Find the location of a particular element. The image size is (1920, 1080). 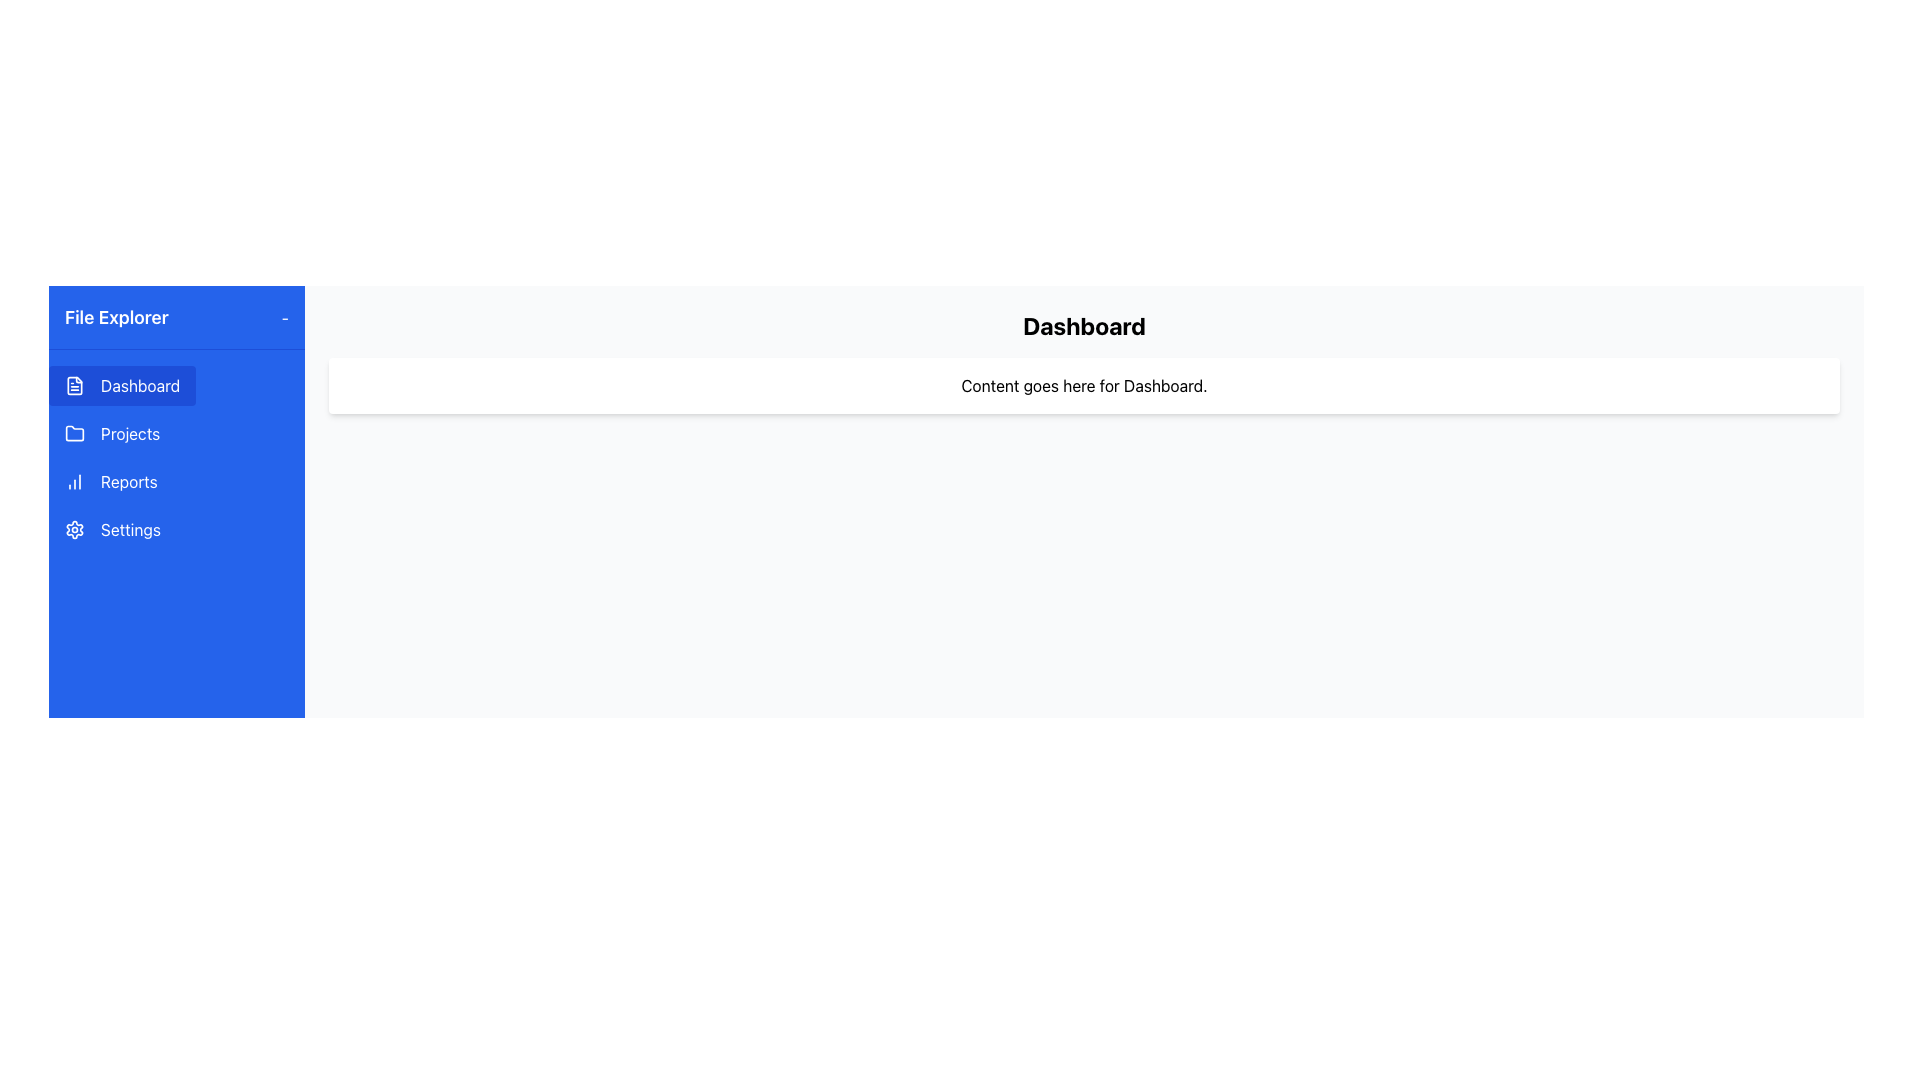

the gear-shaped settings icon in the blue navigation sidebar is located at coordinates (75, 528).